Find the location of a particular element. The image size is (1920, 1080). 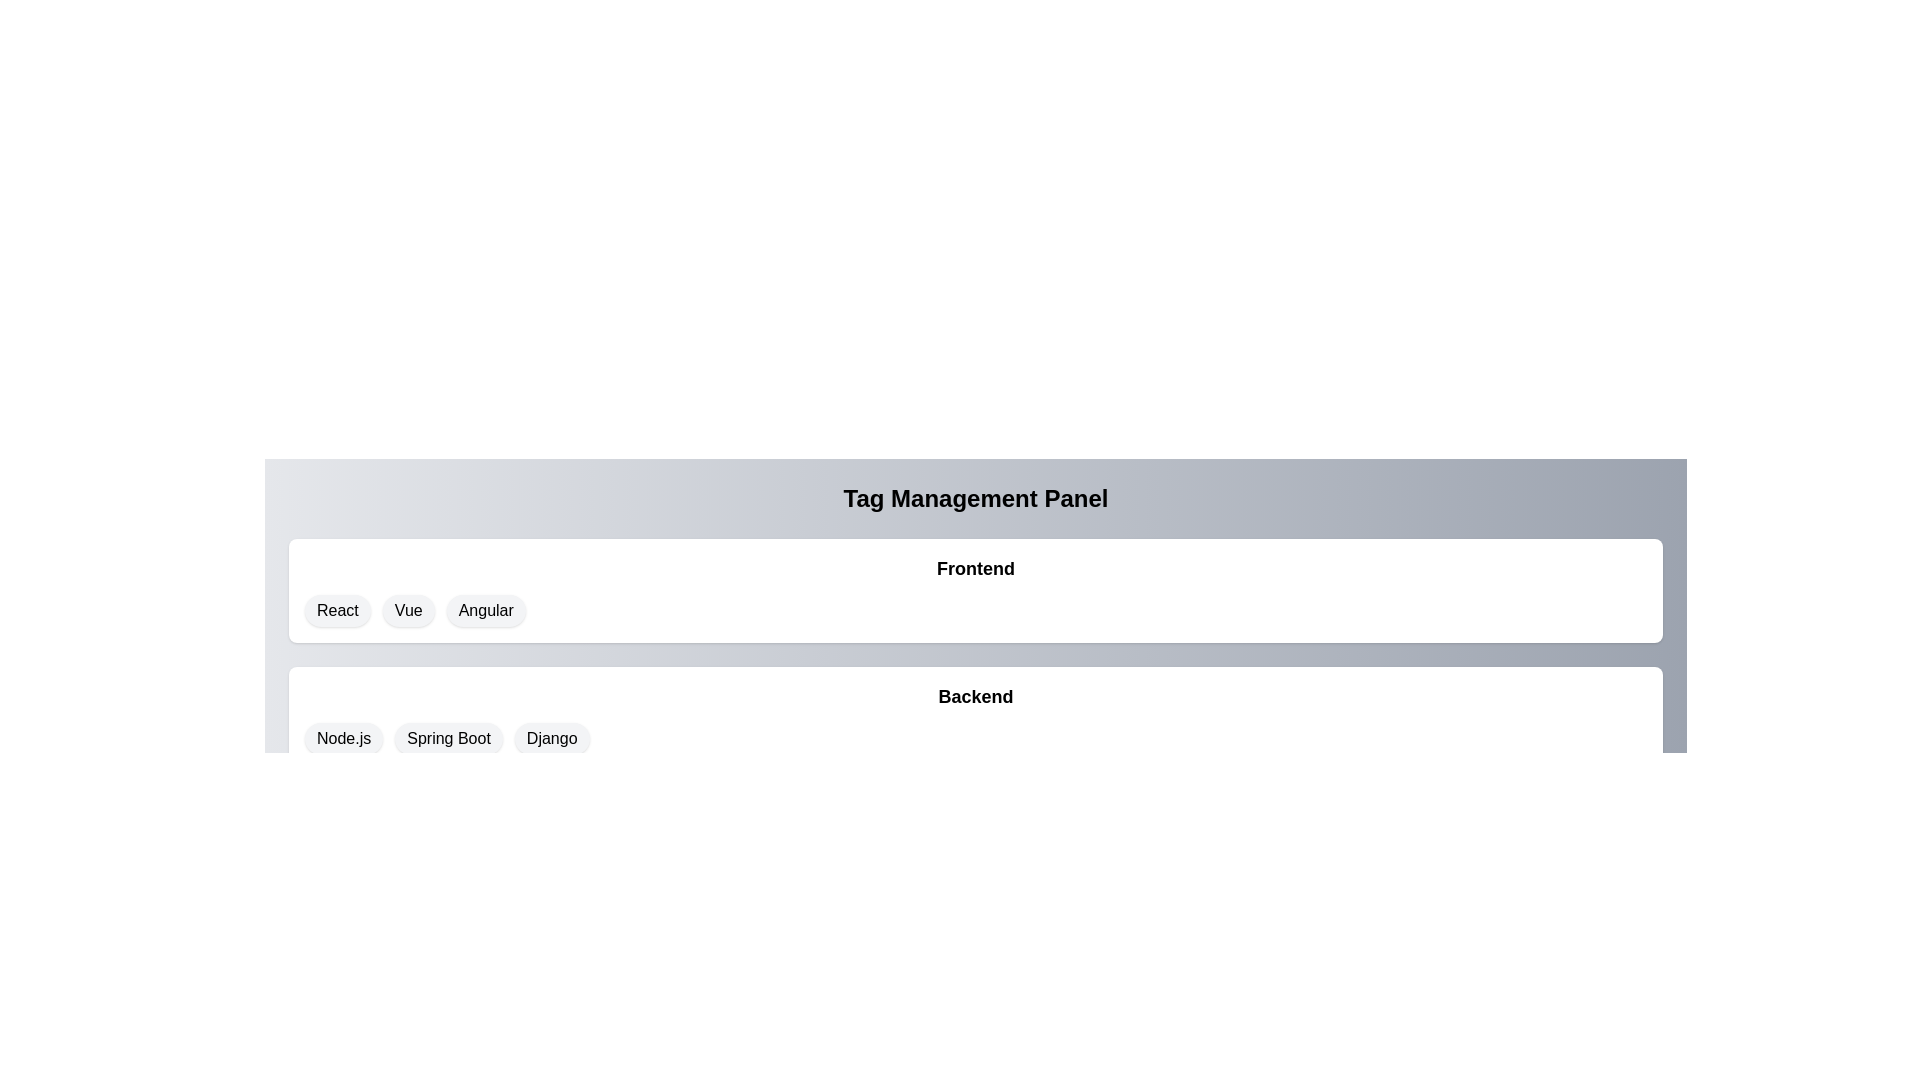

the 'React' button, which is a rounded button with a light gray background located in the top-left corner of the 'Frontend' section, preceding the 'Vue' and 'Angular' buttons is located at coordinates (337, 609).